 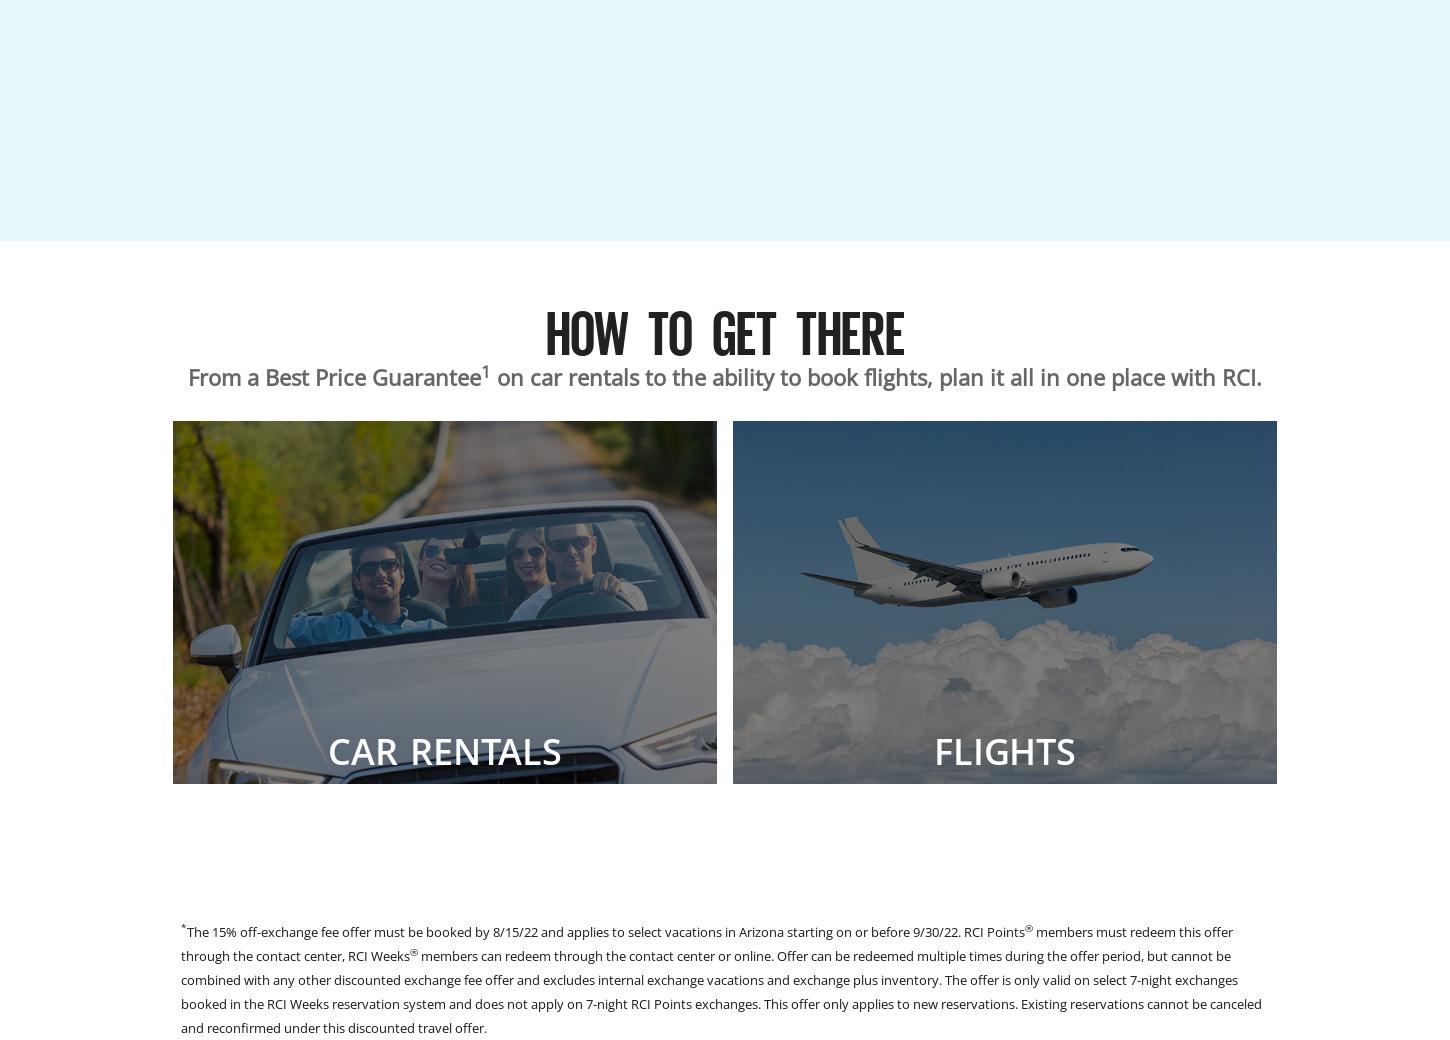 I want to click on 'members must redeem this offer through the contact center, RCI Weeks', so click(x=179, y=944).